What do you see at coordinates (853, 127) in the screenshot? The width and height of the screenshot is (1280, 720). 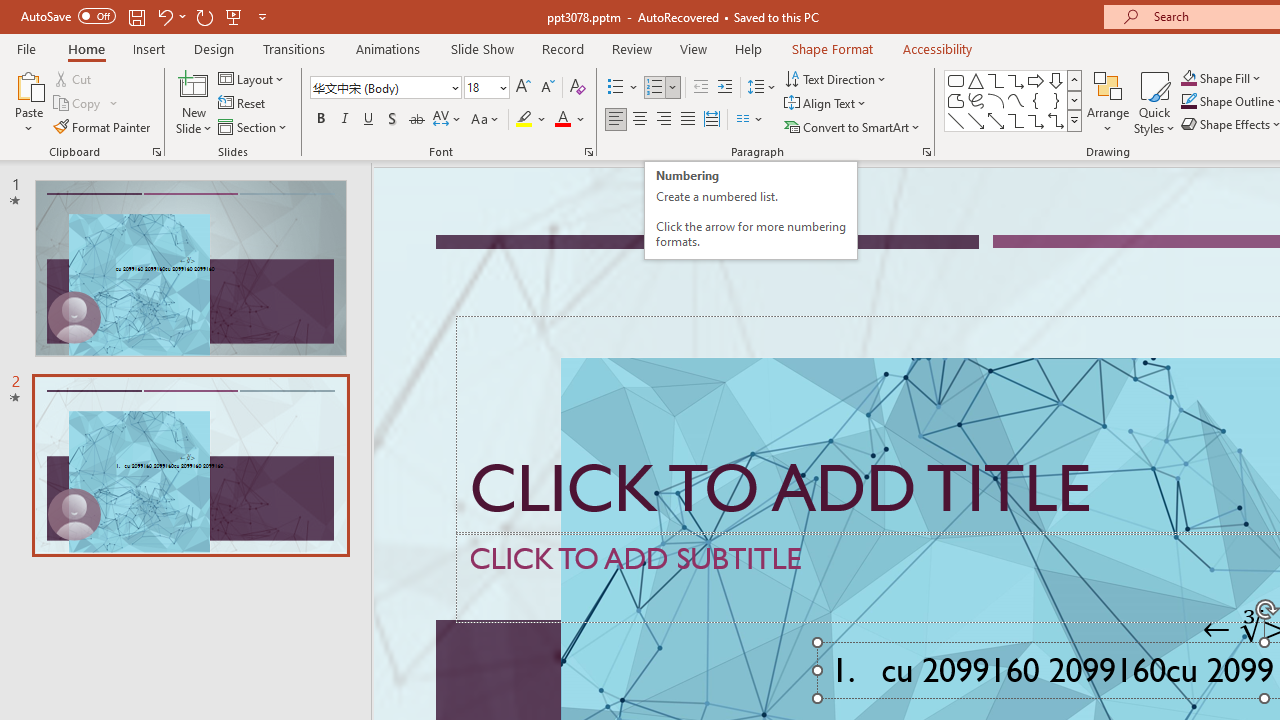 I see `'Convert to SmartArt'` at bounding box center [853, 127].